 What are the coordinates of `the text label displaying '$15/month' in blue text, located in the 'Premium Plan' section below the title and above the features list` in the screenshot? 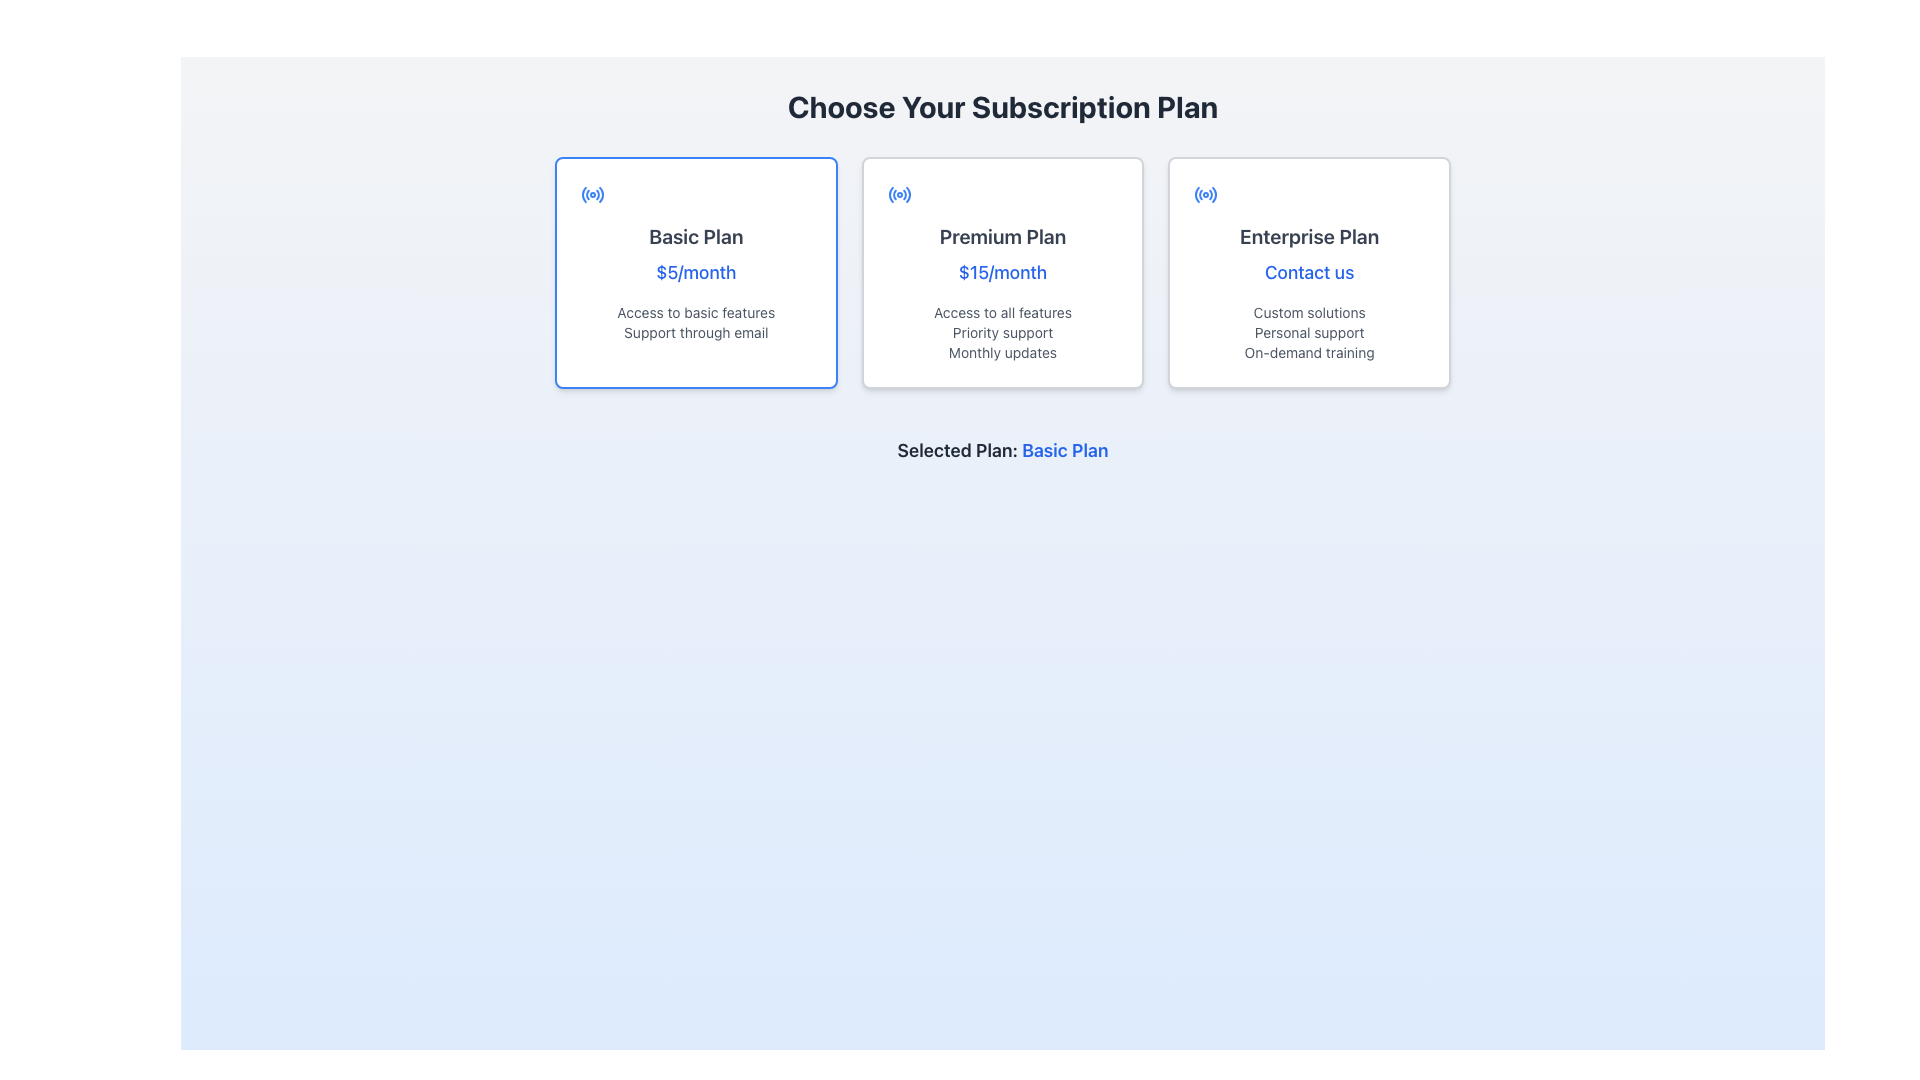 It's located at (1003, 273).